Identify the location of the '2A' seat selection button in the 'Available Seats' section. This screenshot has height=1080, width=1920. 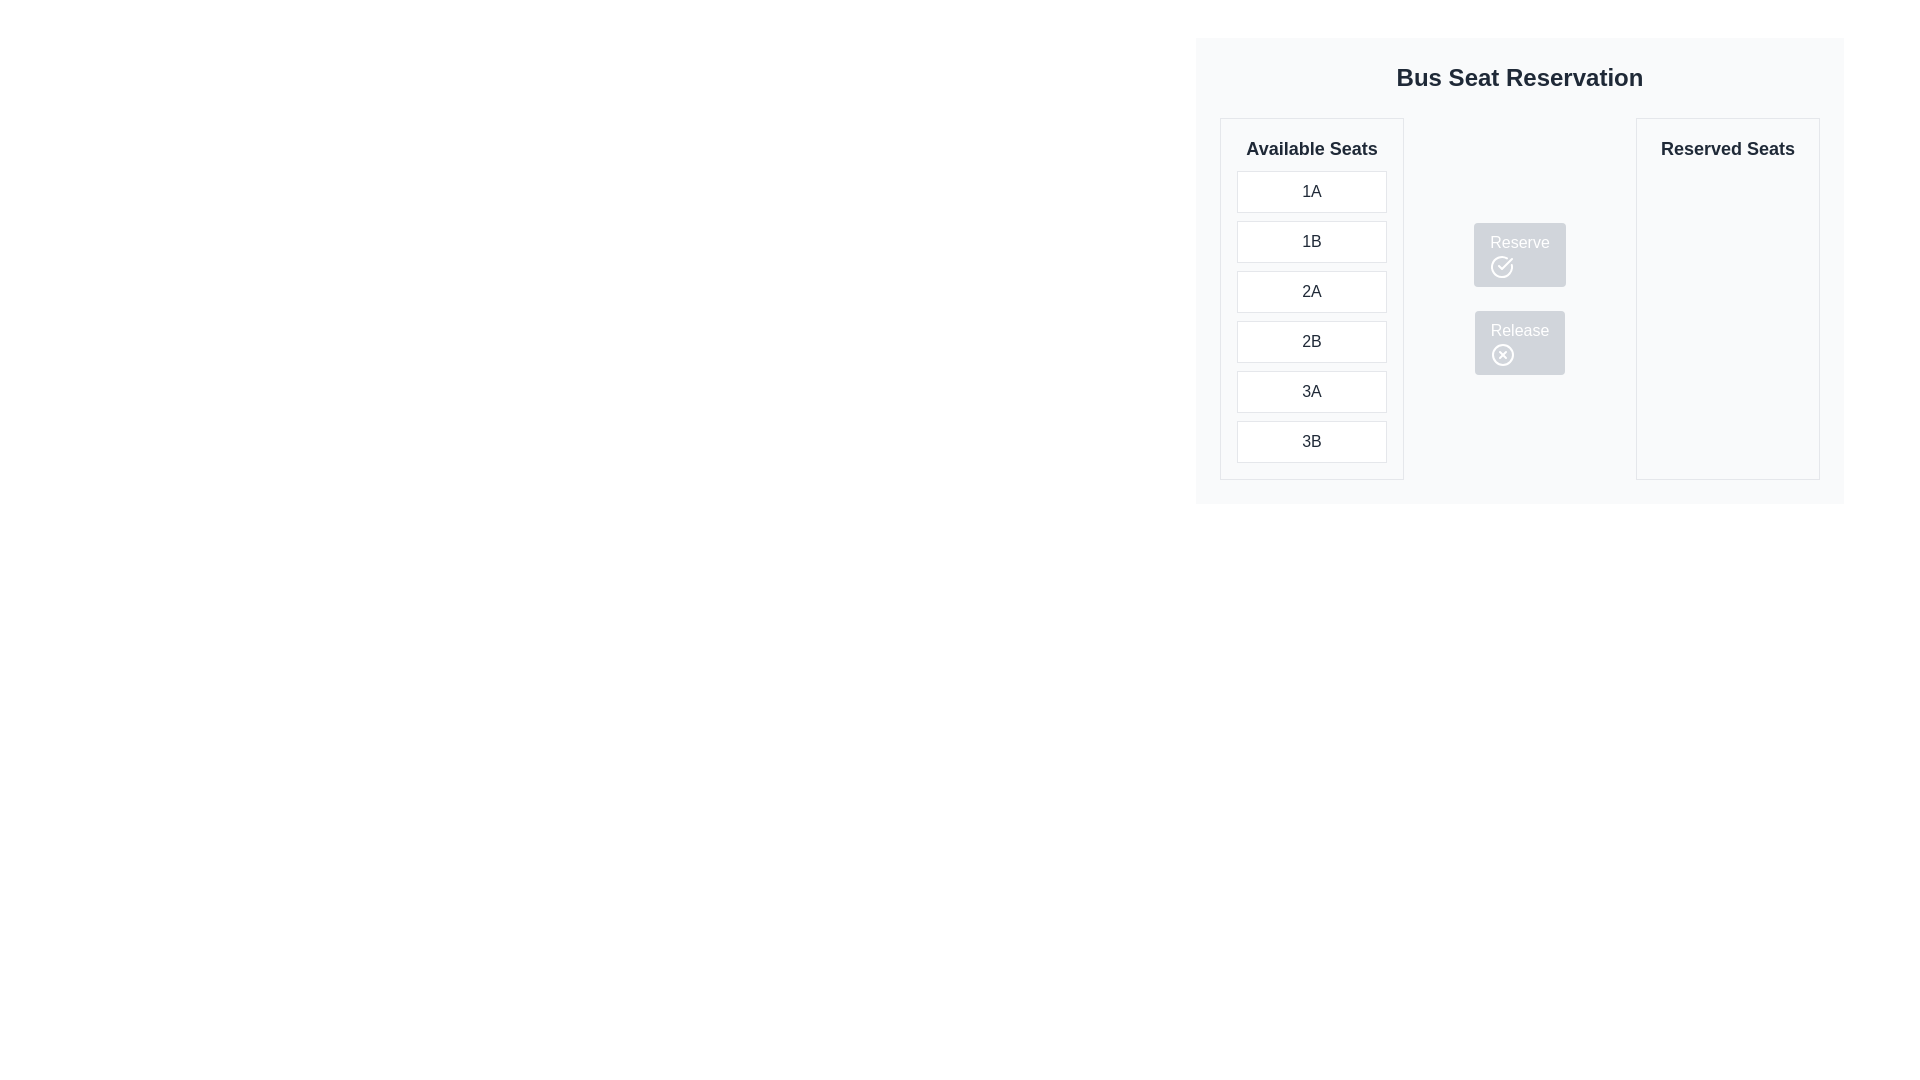
(1311, 292).